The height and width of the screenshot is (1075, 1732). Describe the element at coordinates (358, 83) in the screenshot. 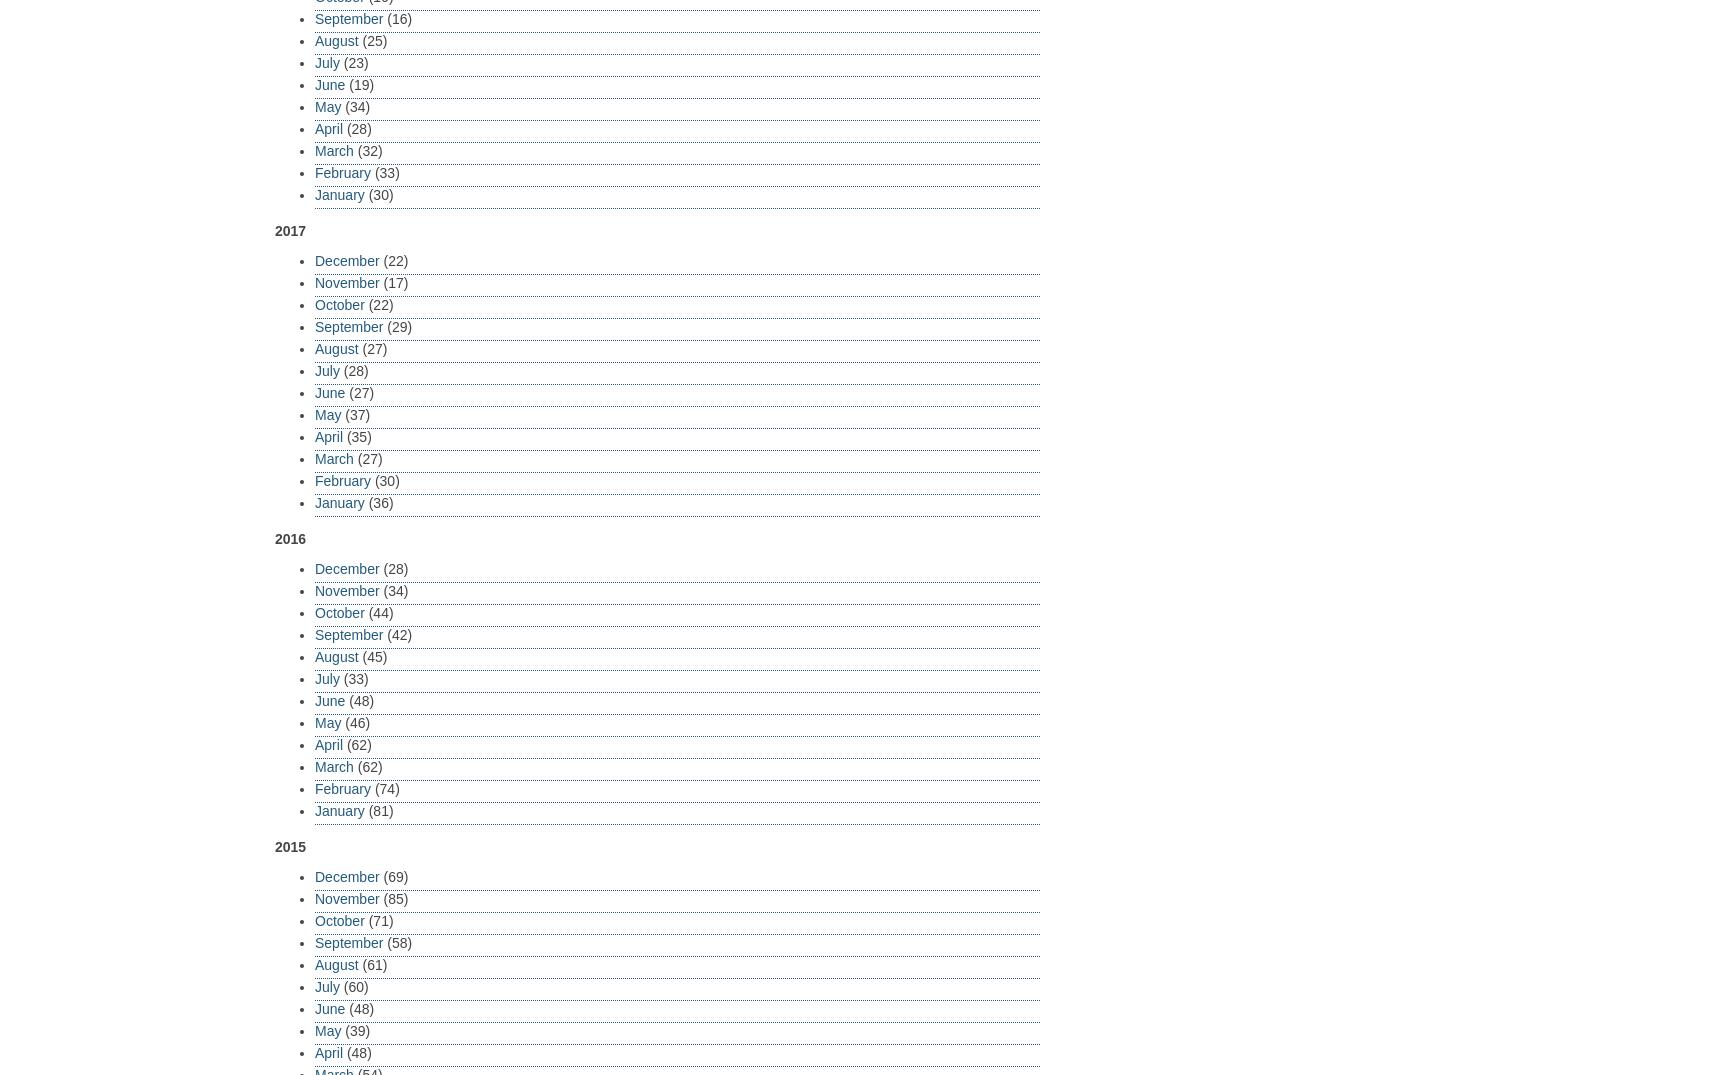

I see `'(19)'` at that location.